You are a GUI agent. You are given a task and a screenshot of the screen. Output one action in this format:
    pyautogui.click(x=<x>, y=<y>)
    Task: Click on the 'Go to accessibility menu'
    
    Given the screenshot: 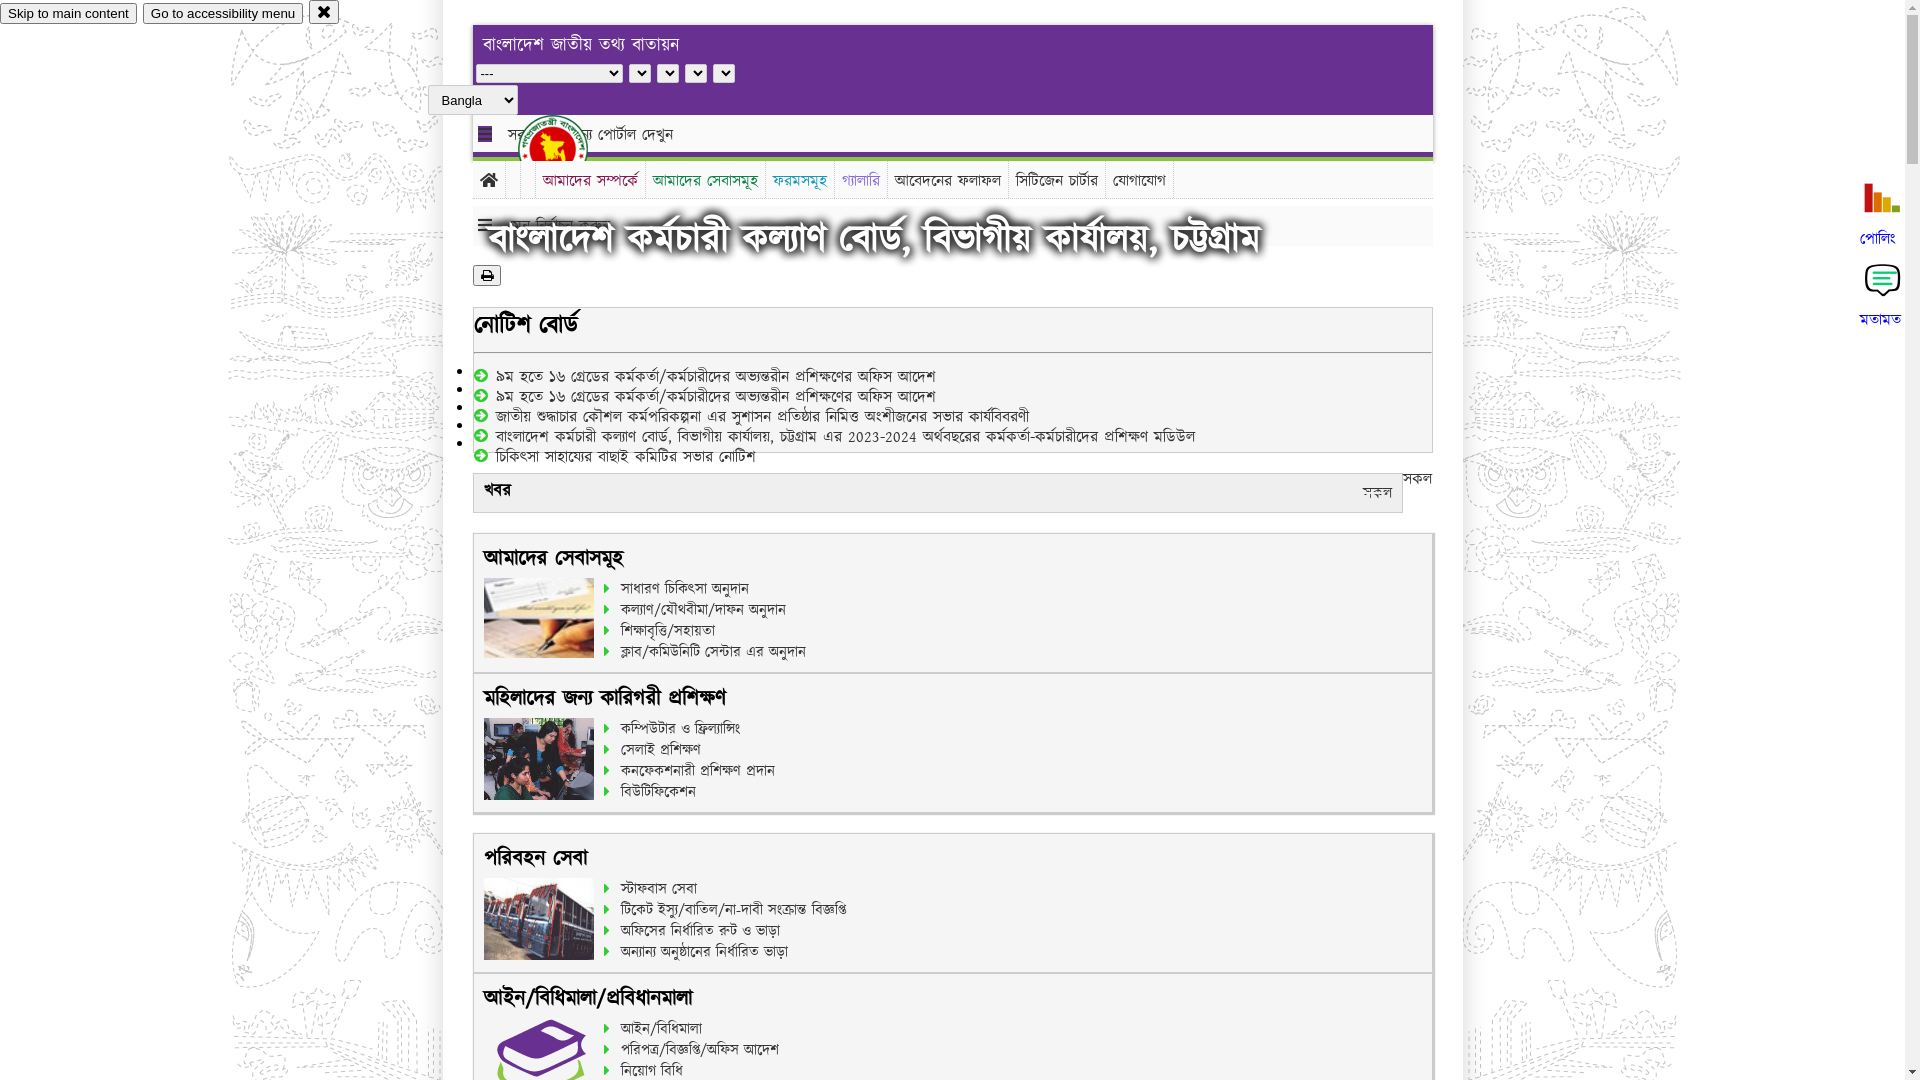 What is the action you would take?
    pyautogui.click(x=222, y=13)
    